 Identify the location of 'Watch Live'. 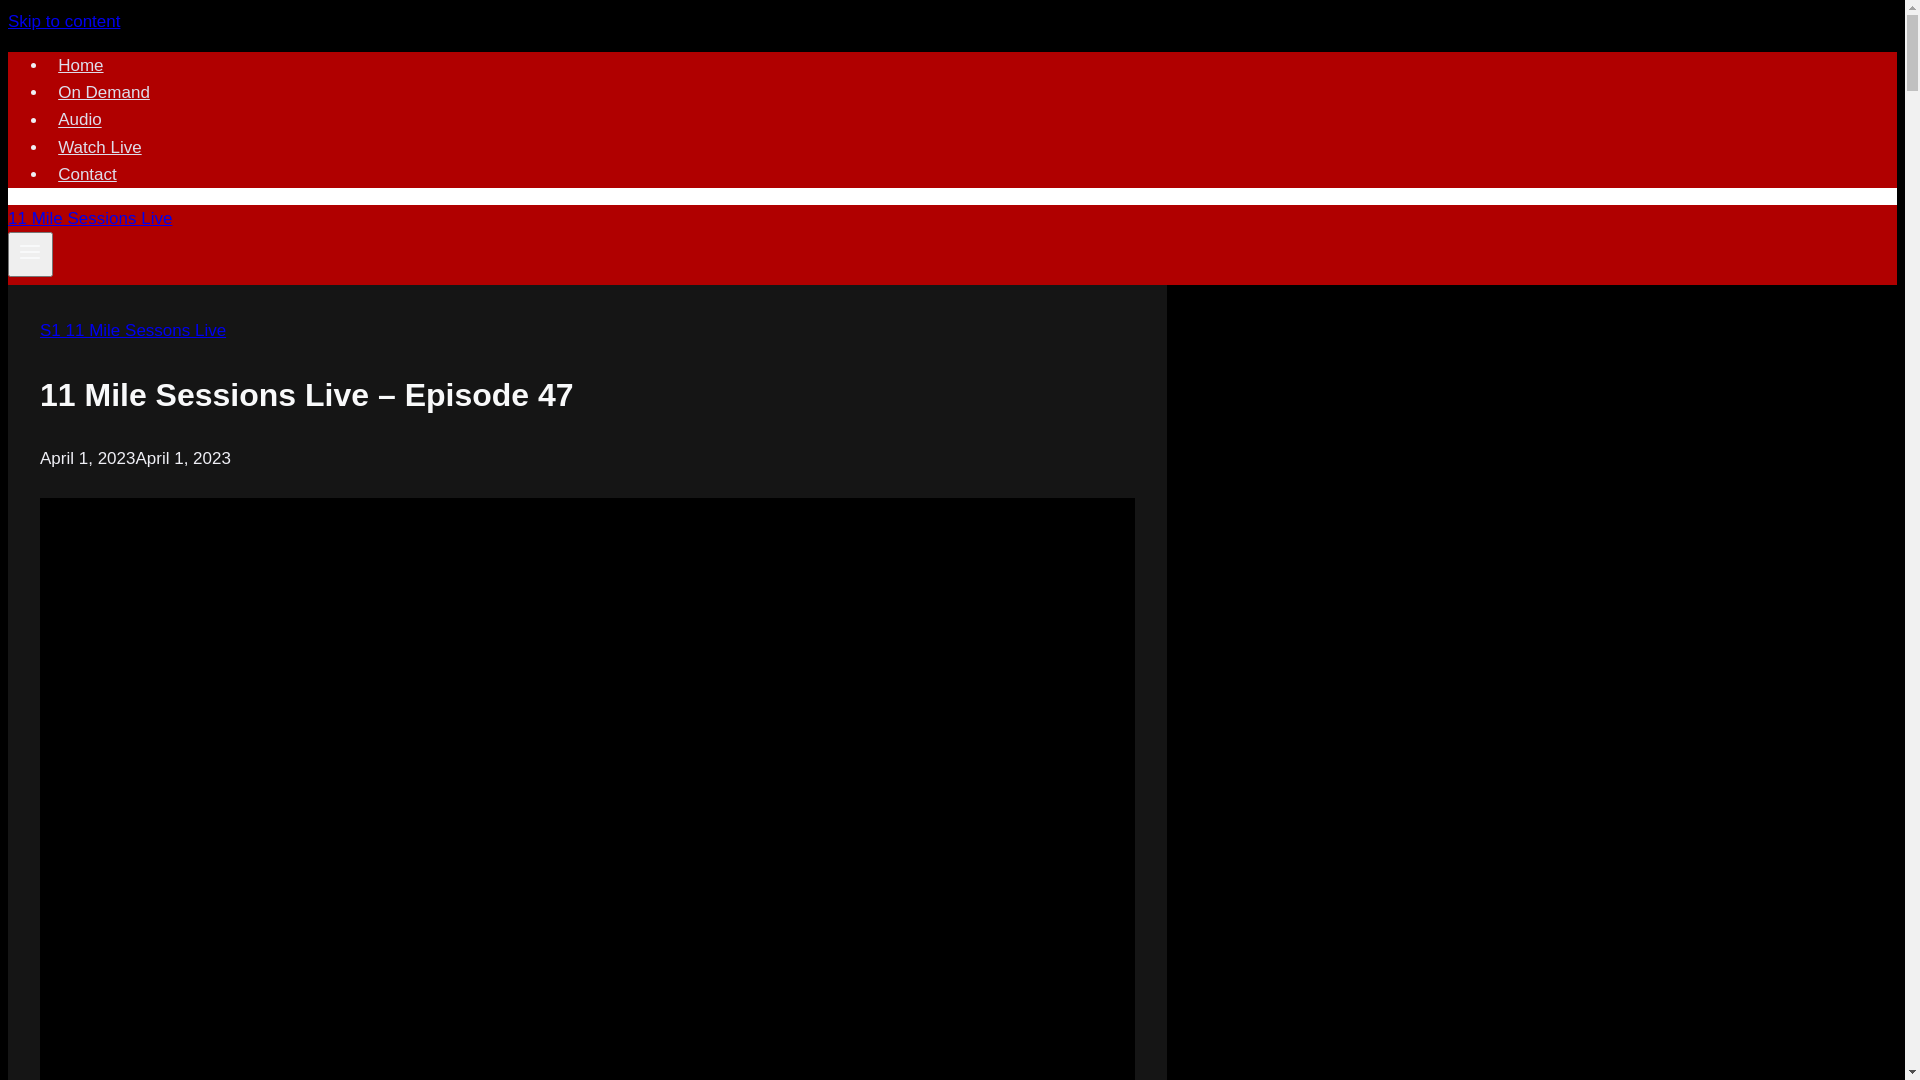
(99, 146).